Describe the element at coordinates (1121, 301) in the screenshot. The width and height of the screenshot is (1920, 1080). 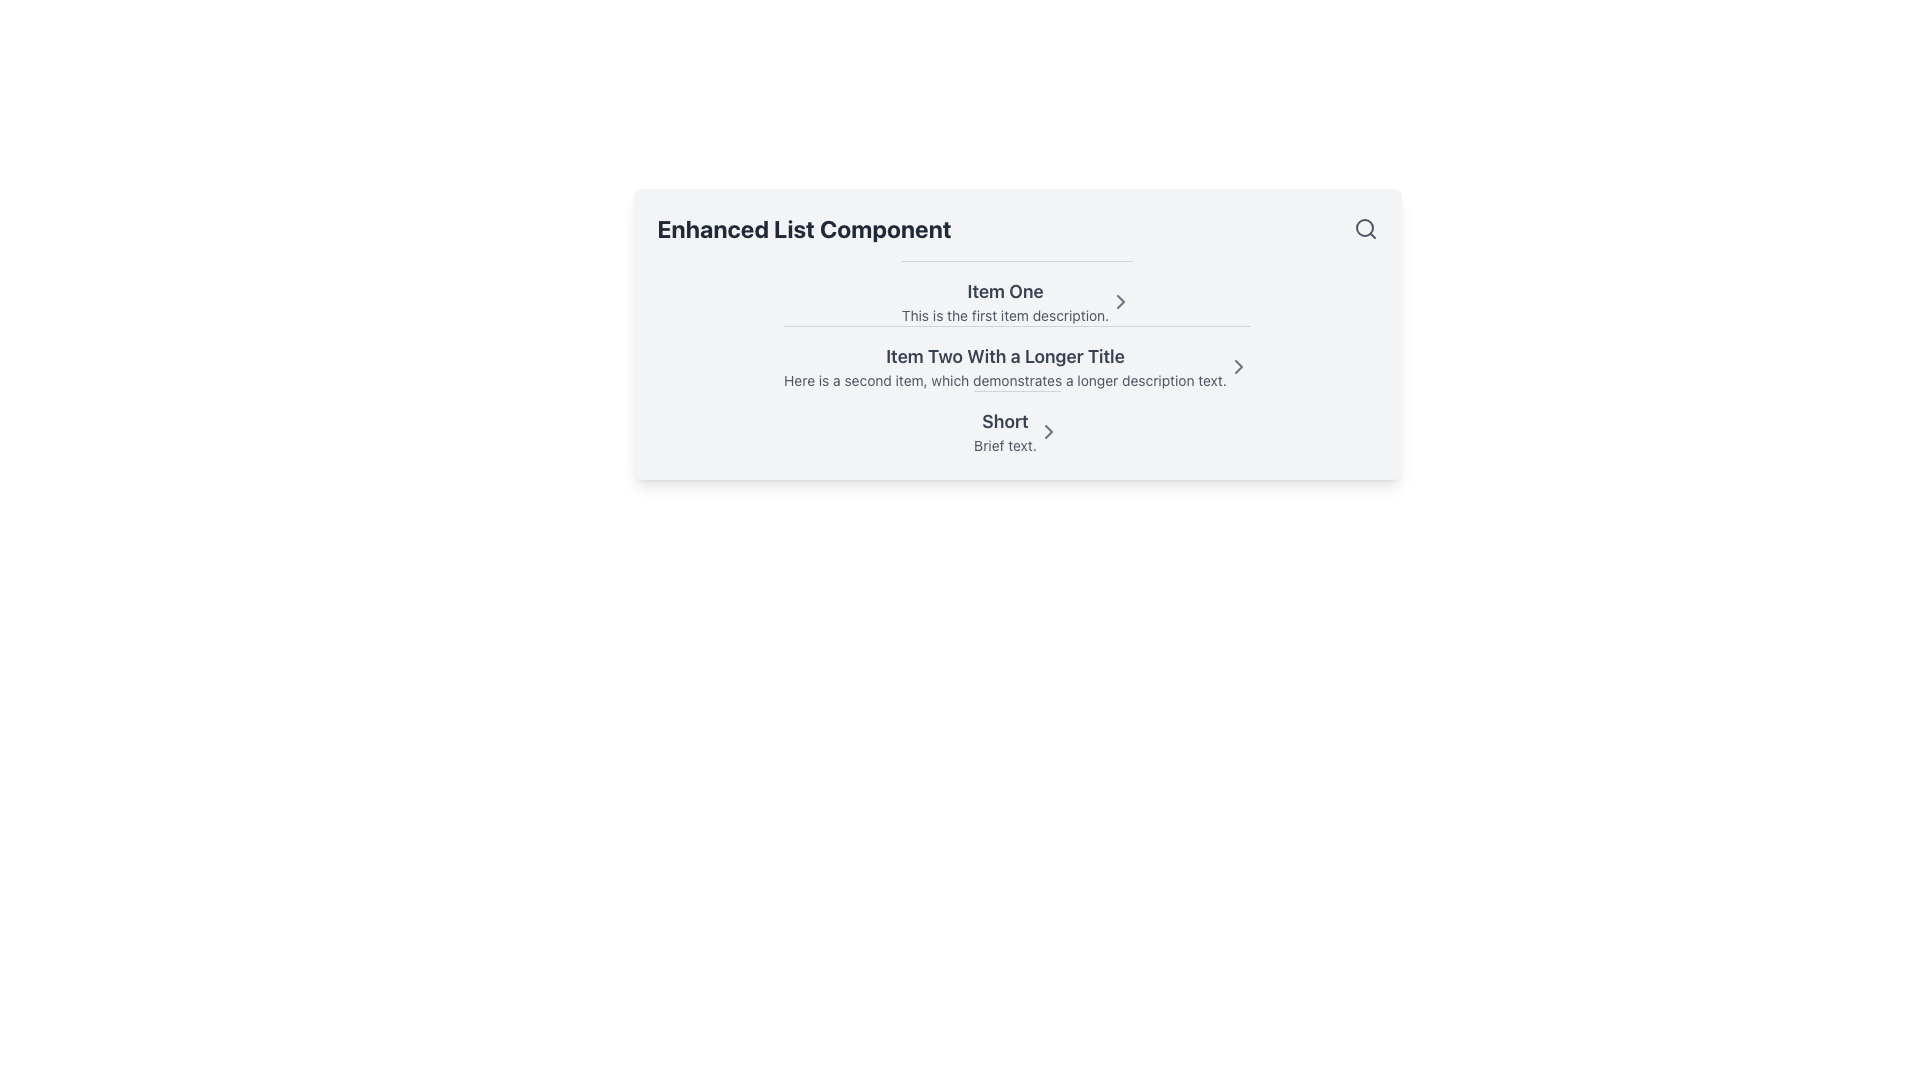
I see `the icon positioned at the right-most edge of the 'Item One' entry` at that location.